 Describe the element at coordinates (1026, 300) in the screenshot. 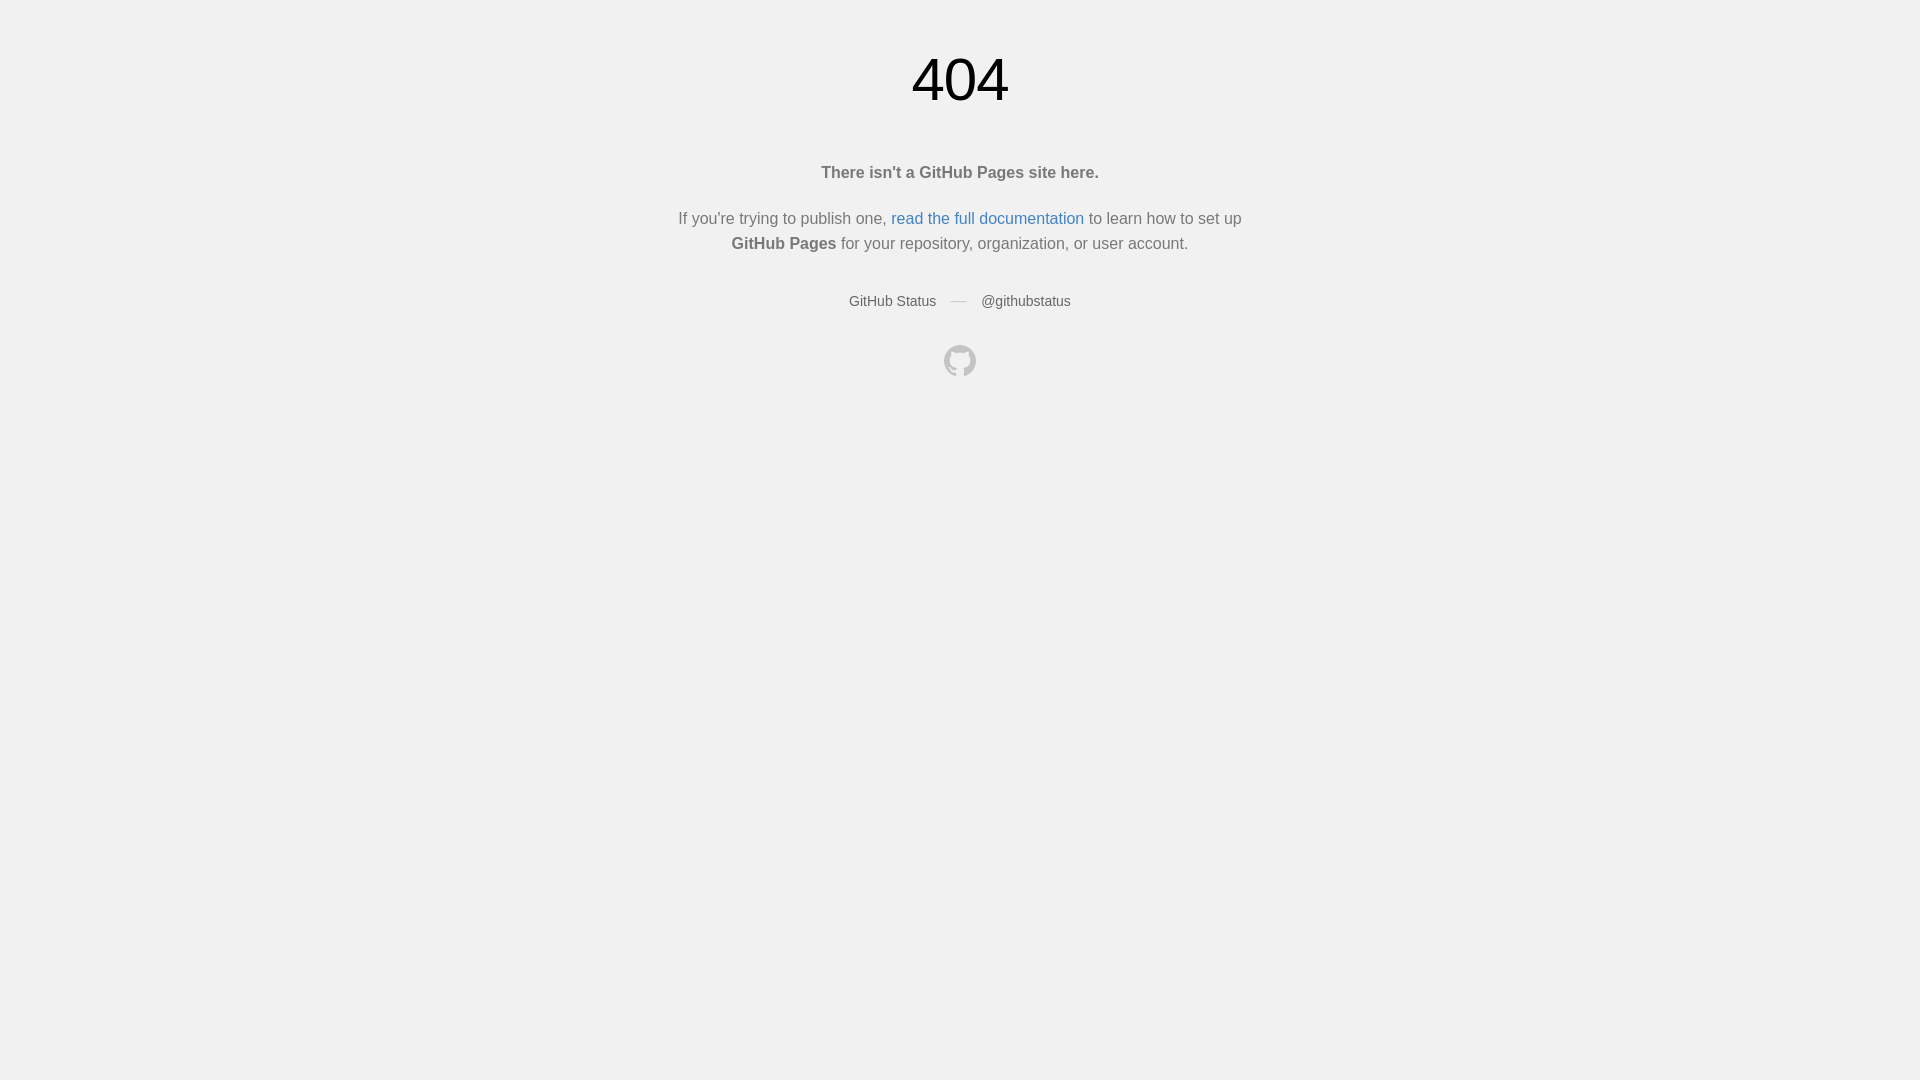

I see `'@githubstatus'` at that location.